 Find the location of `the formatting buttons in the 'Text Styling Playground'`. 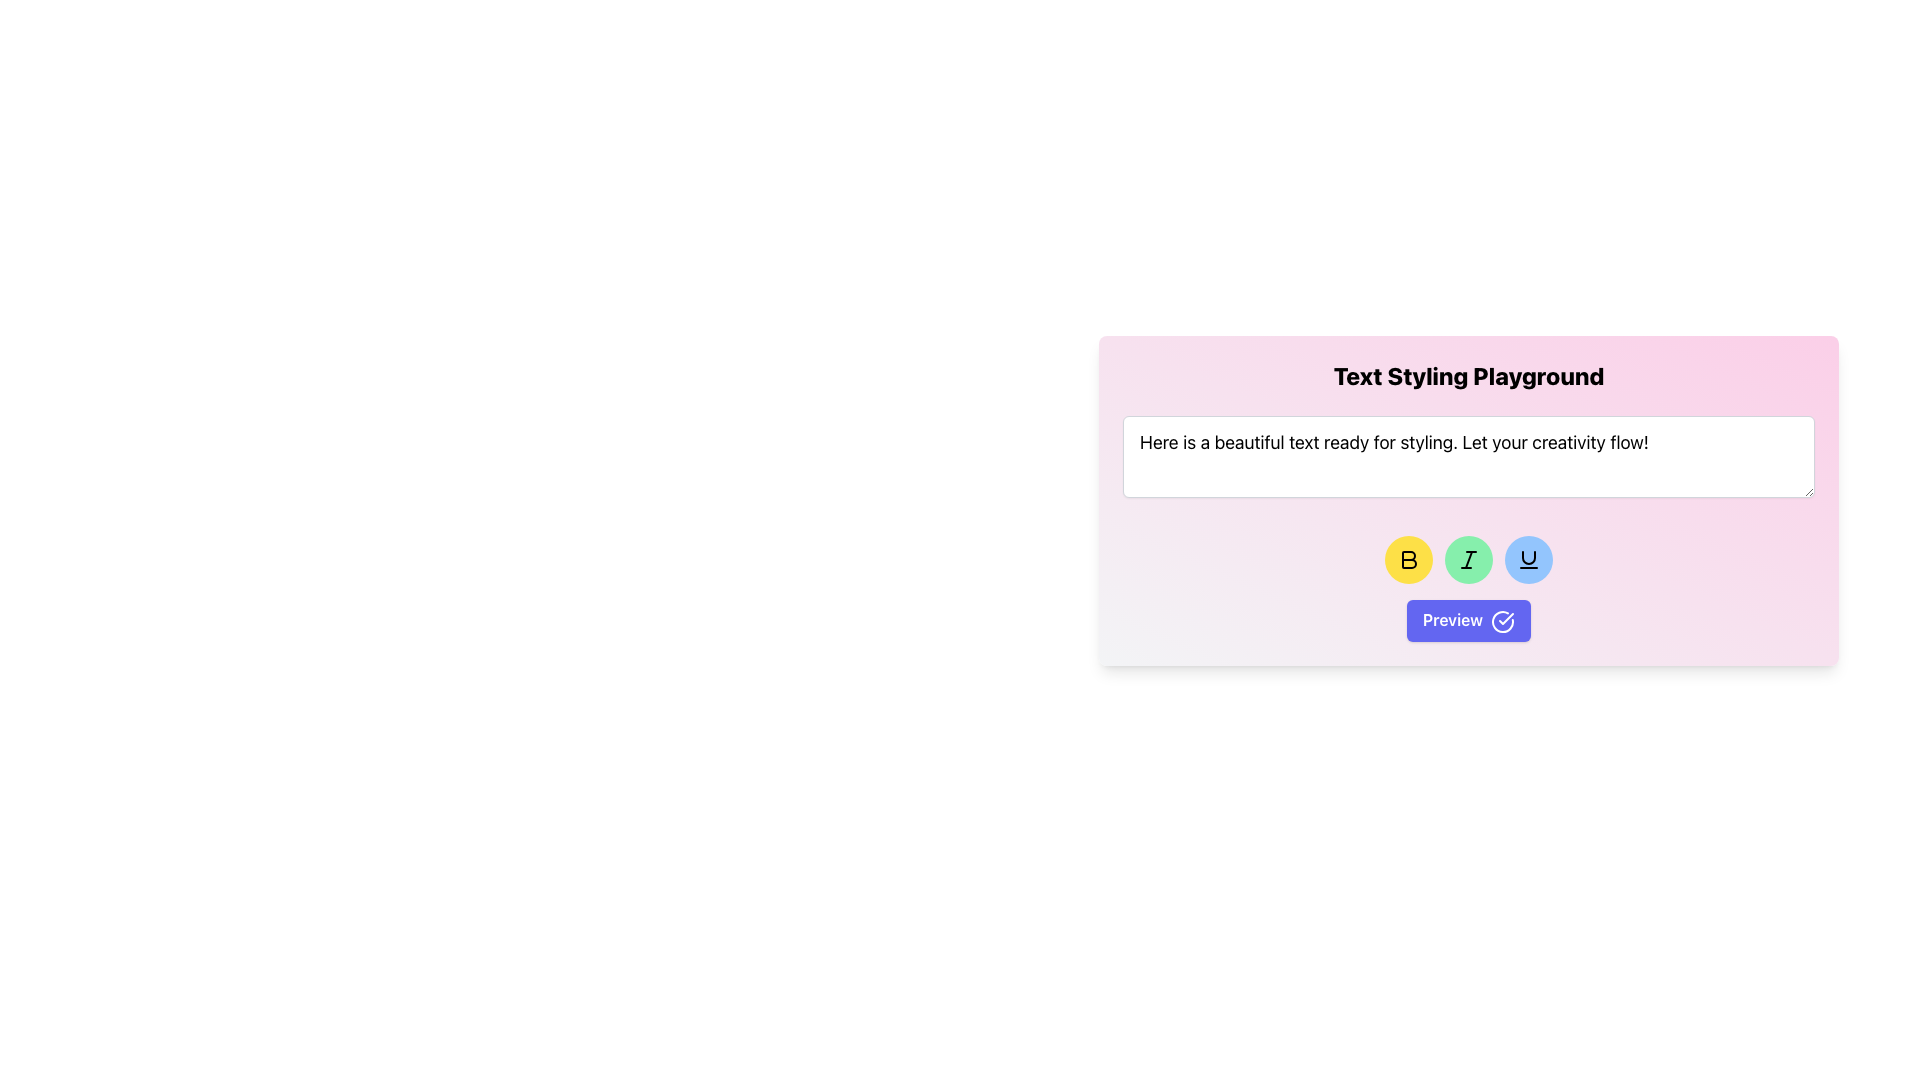

the formatting buttons in the 'Text Styling Playground' is located at coordinates (1468, 499).